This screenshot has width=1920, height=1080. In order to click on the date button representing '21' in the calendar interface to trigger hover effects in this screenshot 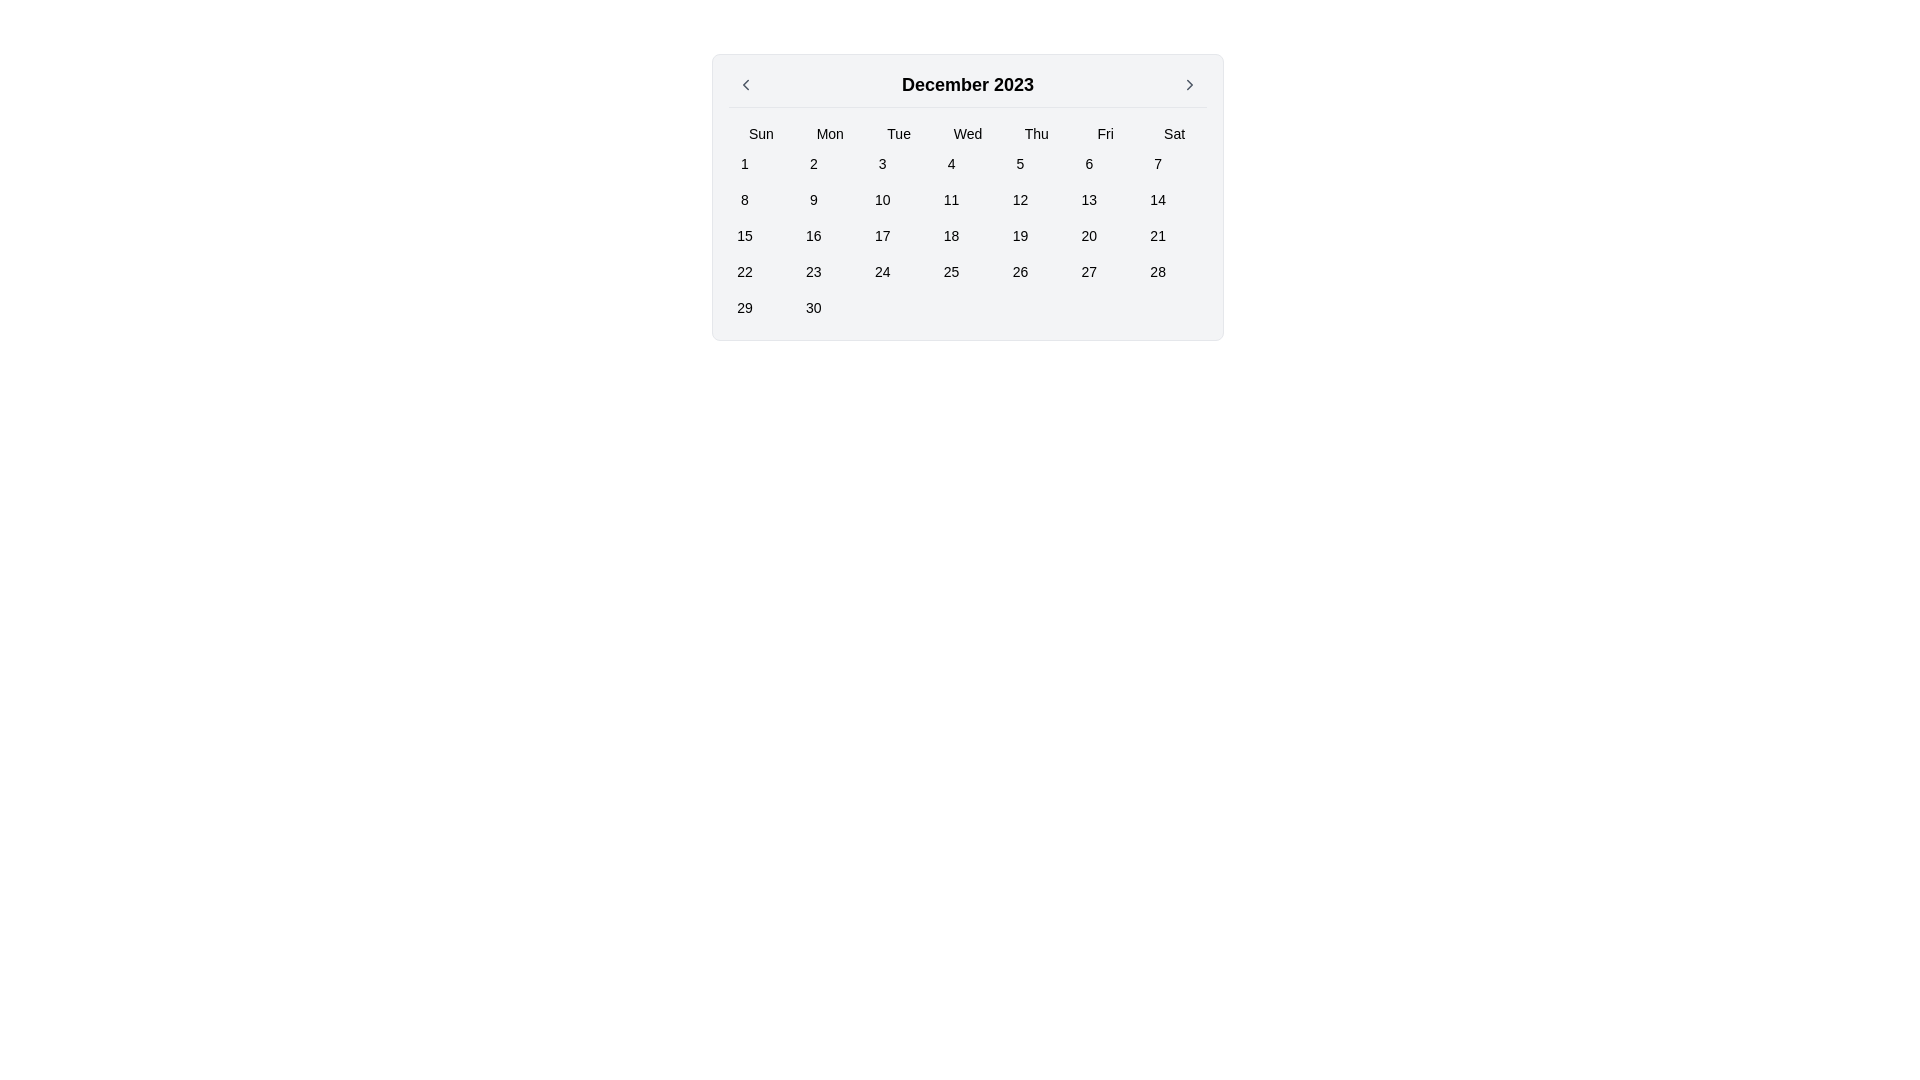, I will do `click(1158, 234)`.